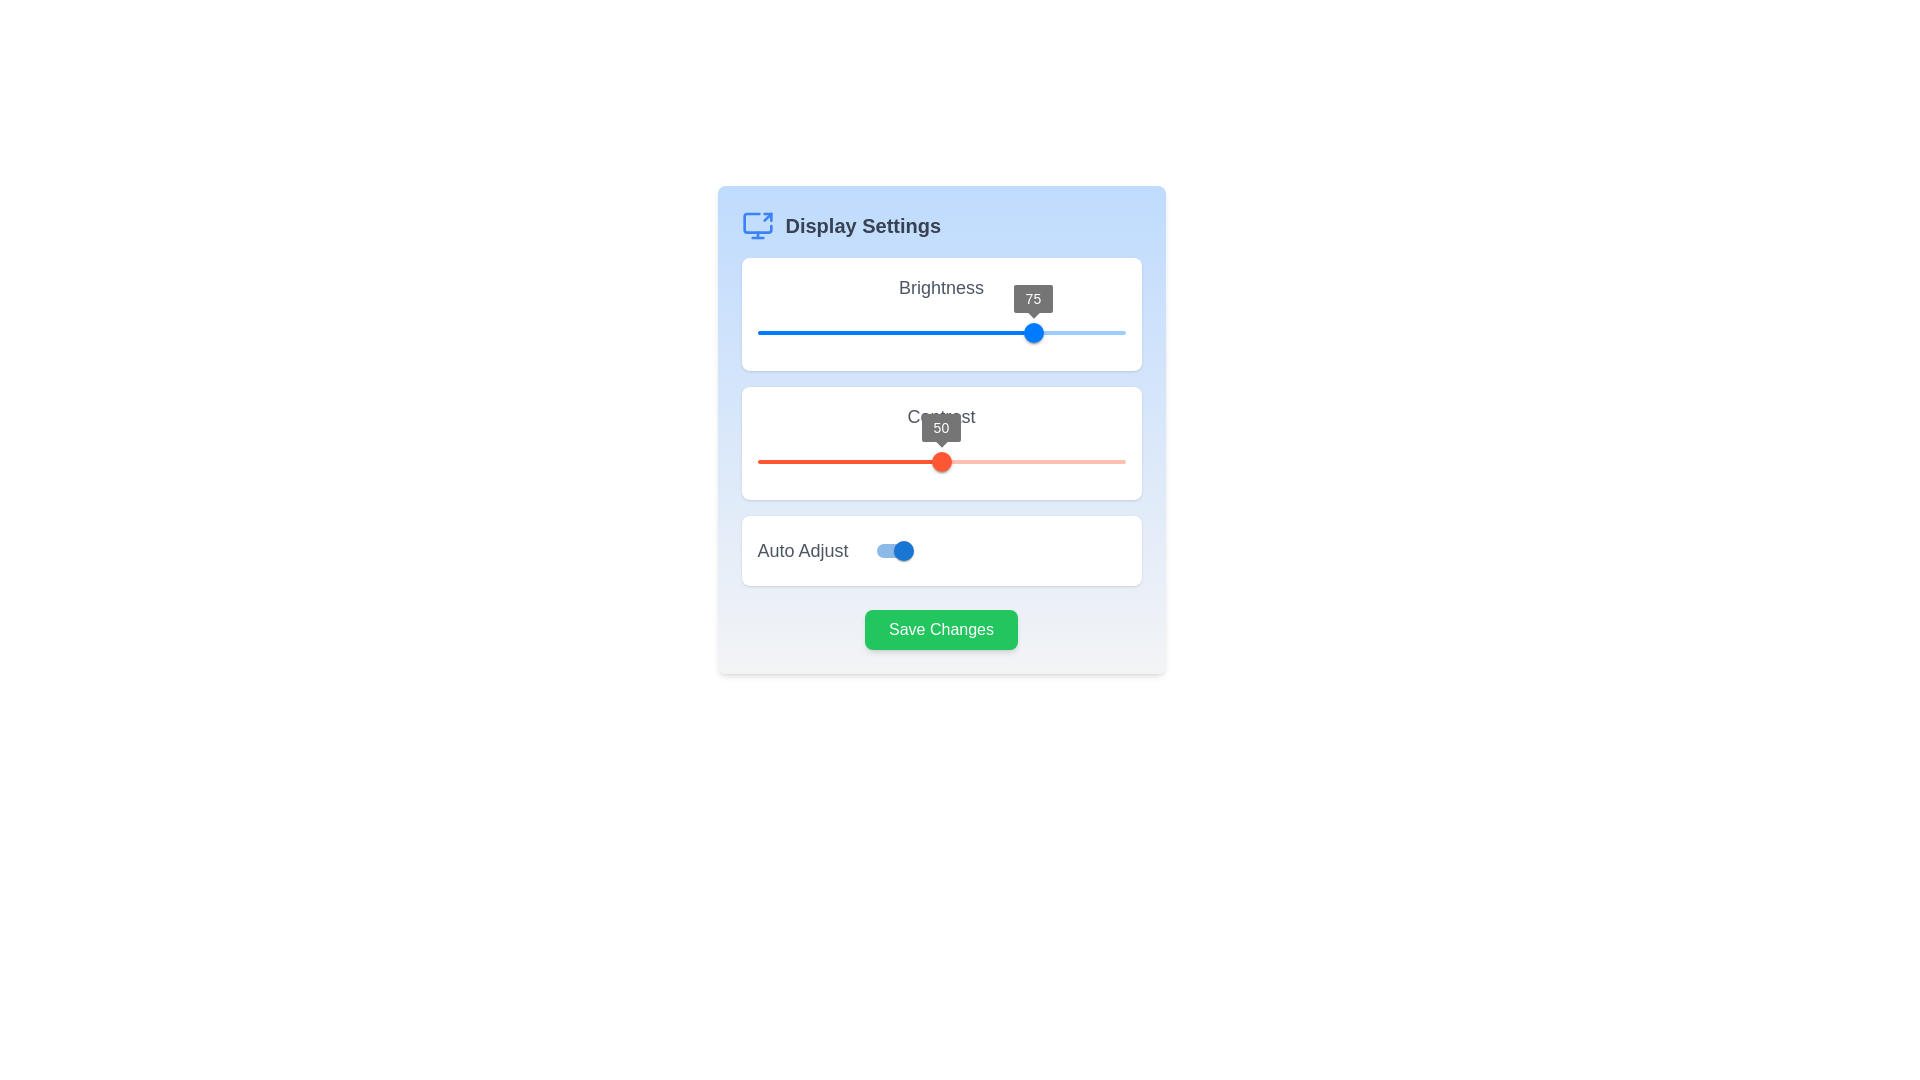  What do you see at coordinates (1033, 298) in the screenshot?
I see `the circular badge displaying the value '75' which is located centrally above the blue knob of the 'Brightness' slider` at bounding box center [1033, 298].